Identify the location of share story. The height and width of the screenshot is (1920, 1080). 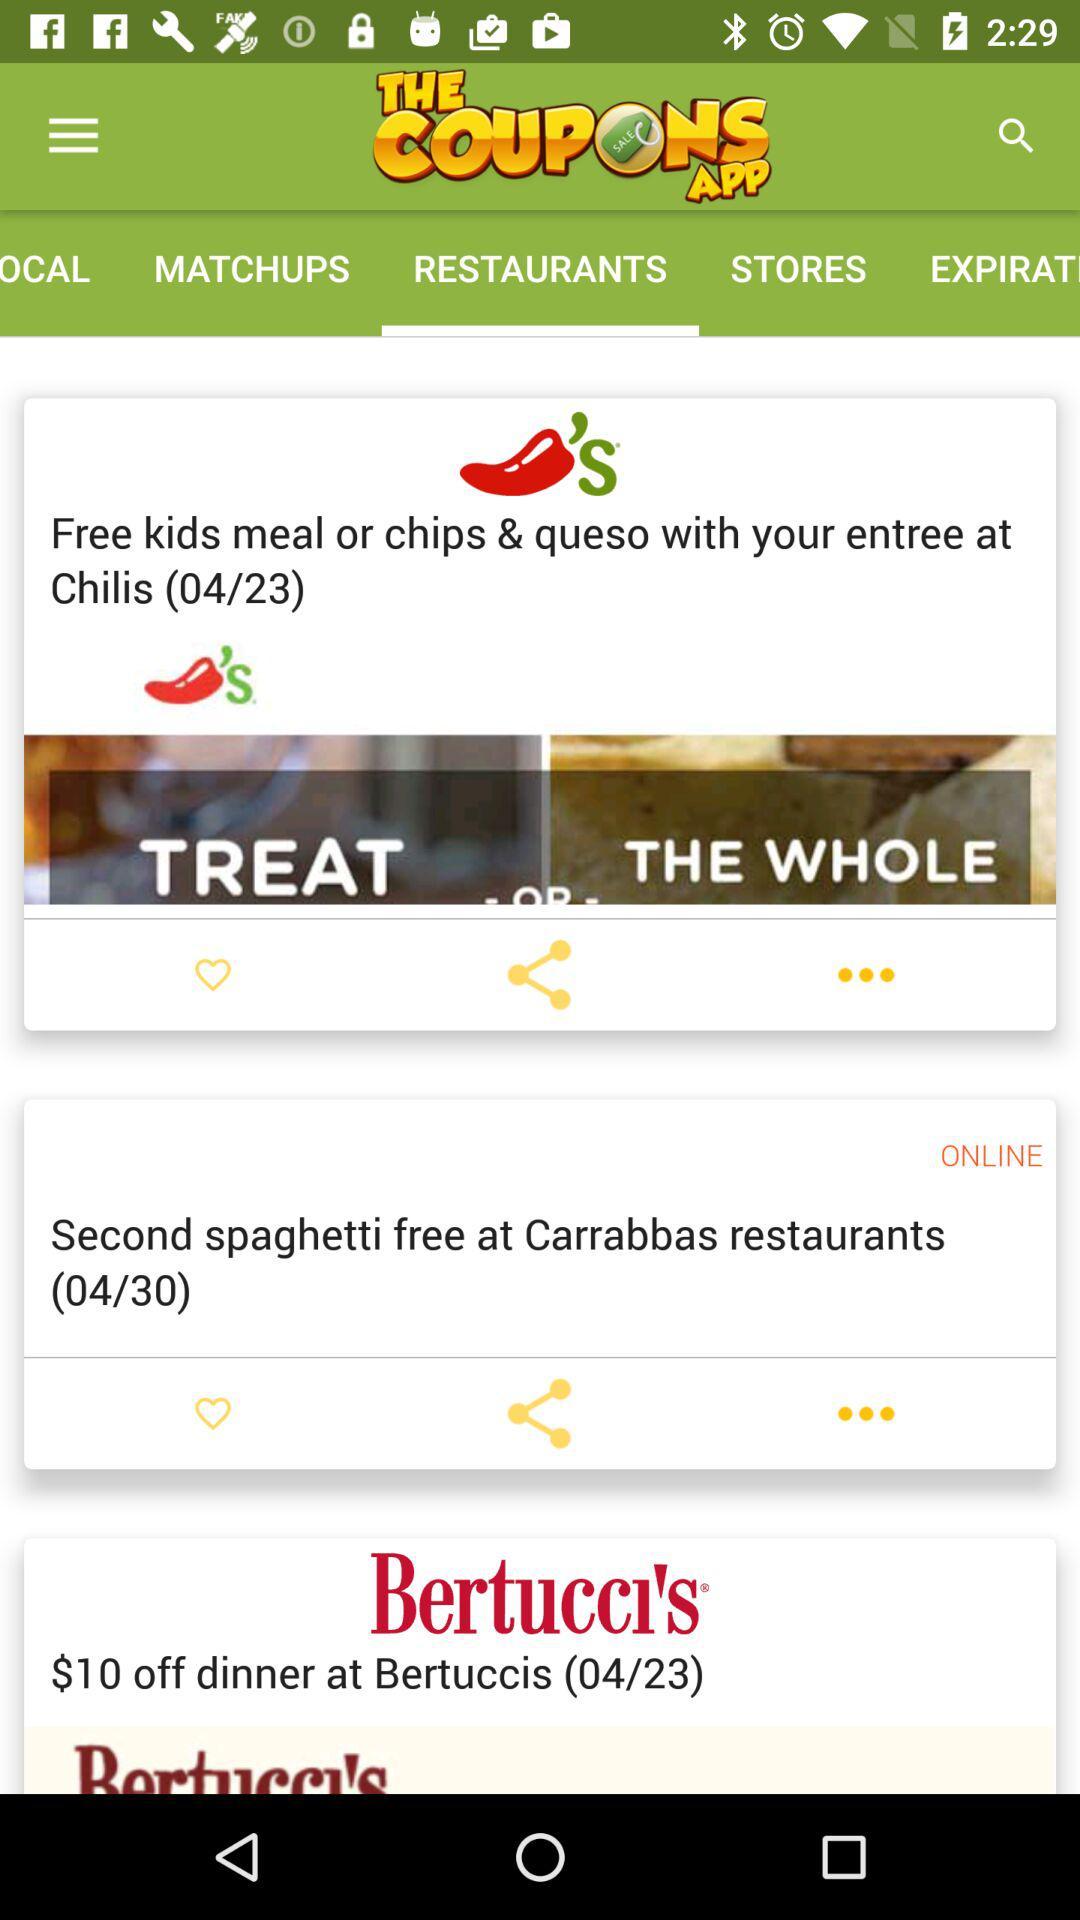
(538, 974).